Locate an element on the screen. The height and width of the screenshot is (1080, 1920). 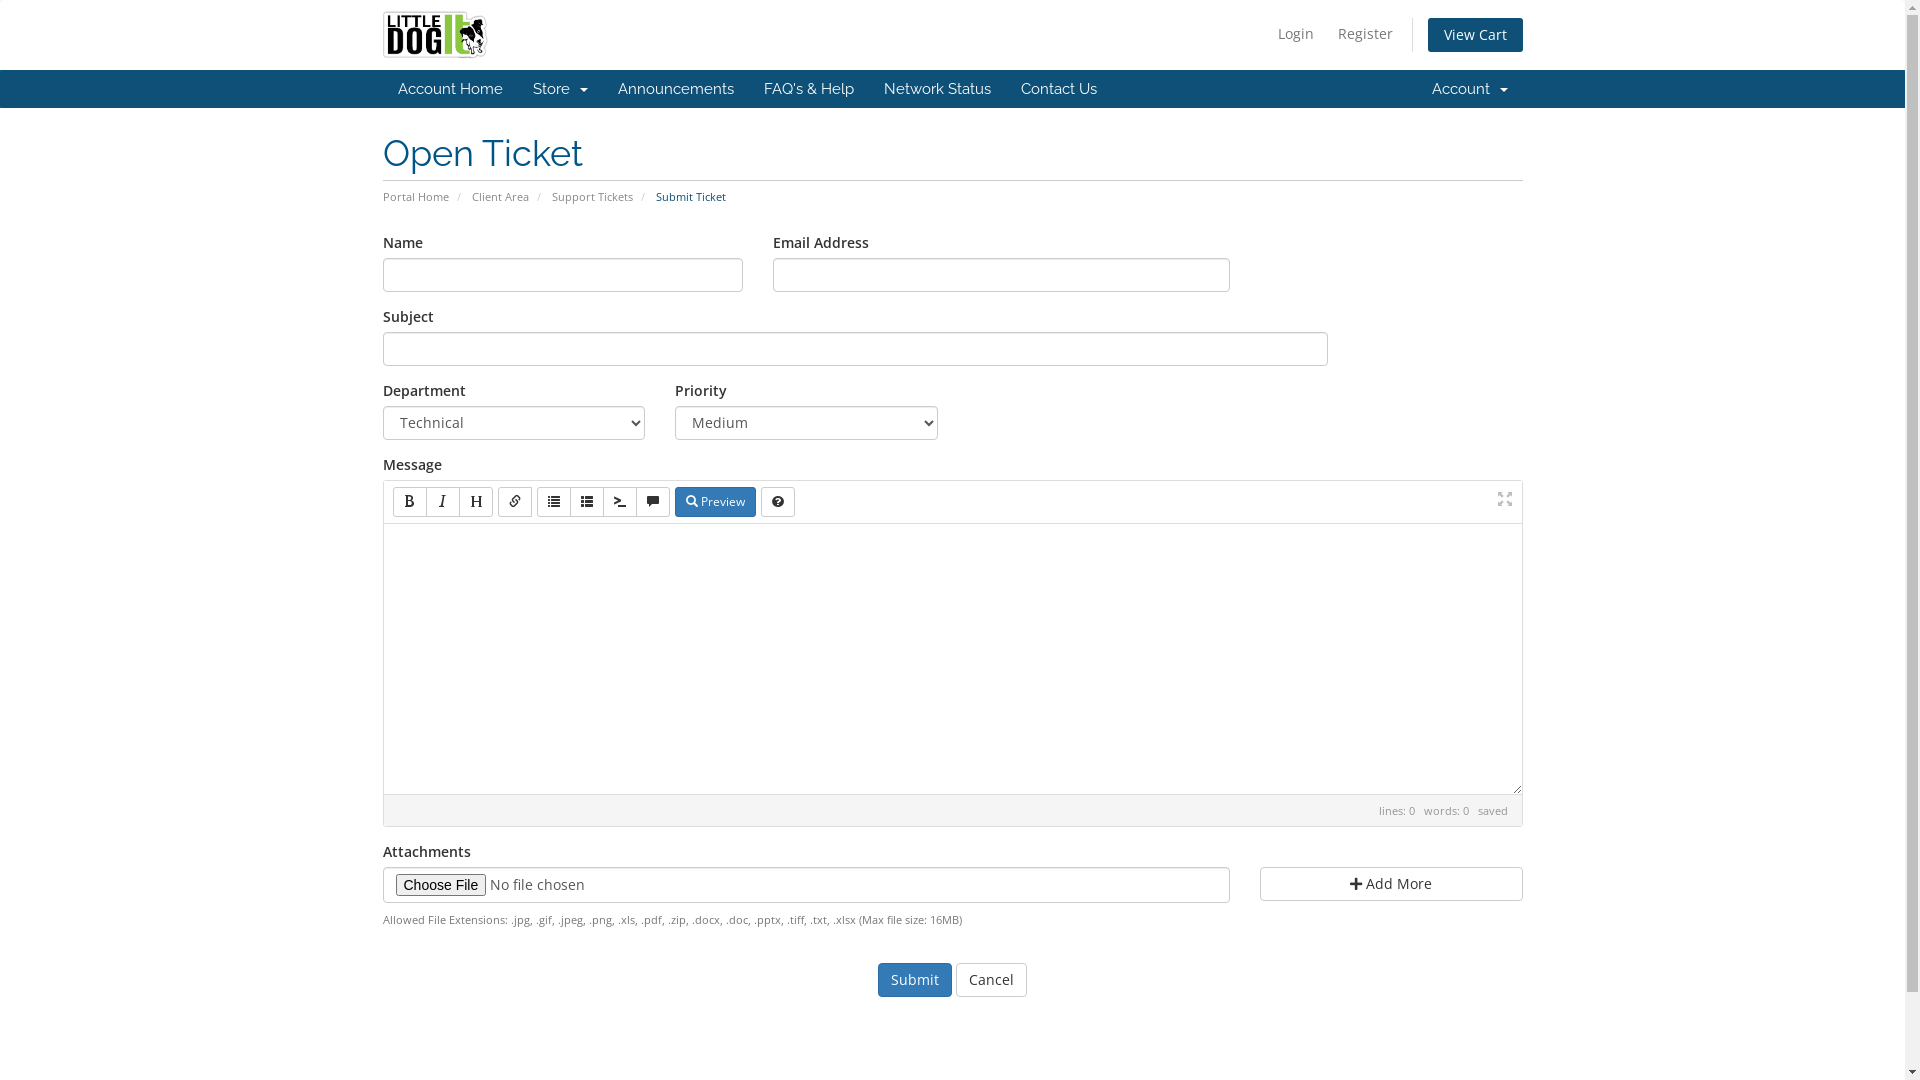
'Announcements' is located at coordinates (675, 87).